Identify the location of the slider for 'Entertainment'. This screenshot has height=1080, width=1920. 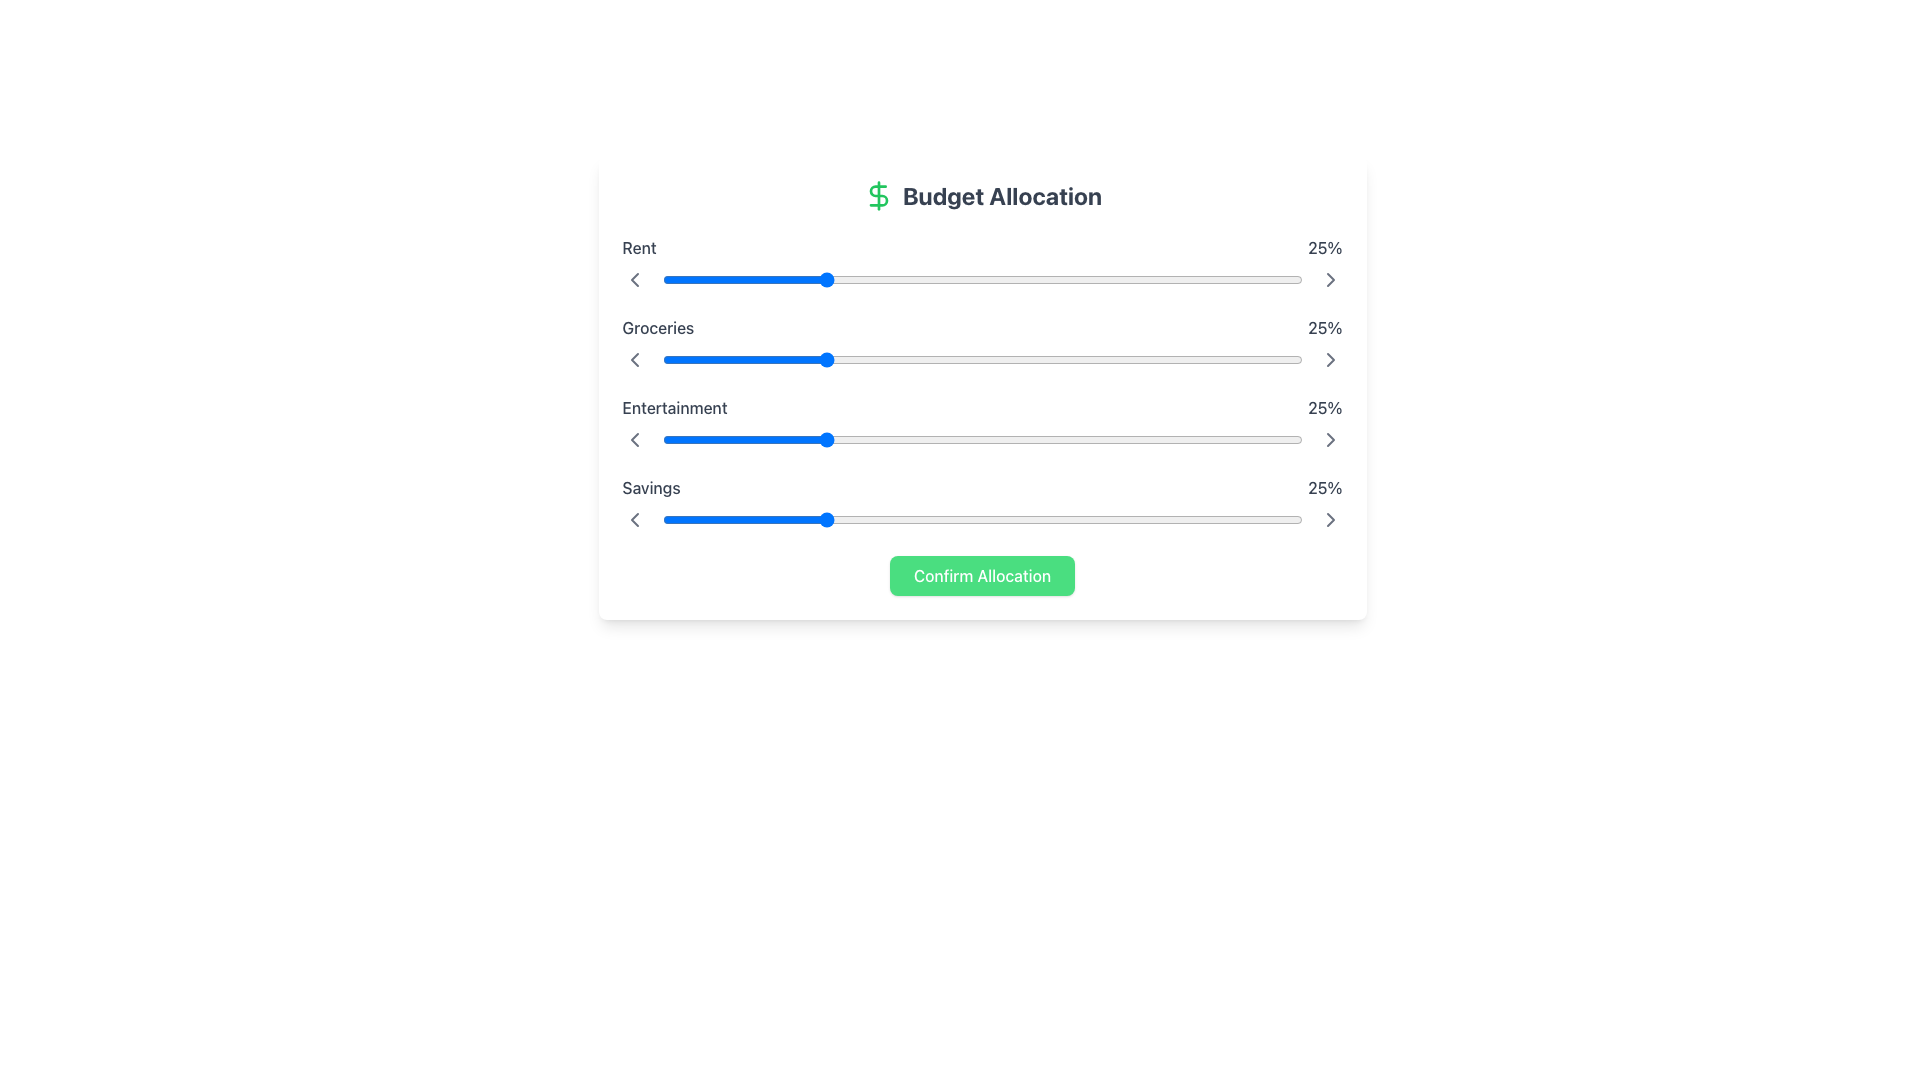
(1243, 438).